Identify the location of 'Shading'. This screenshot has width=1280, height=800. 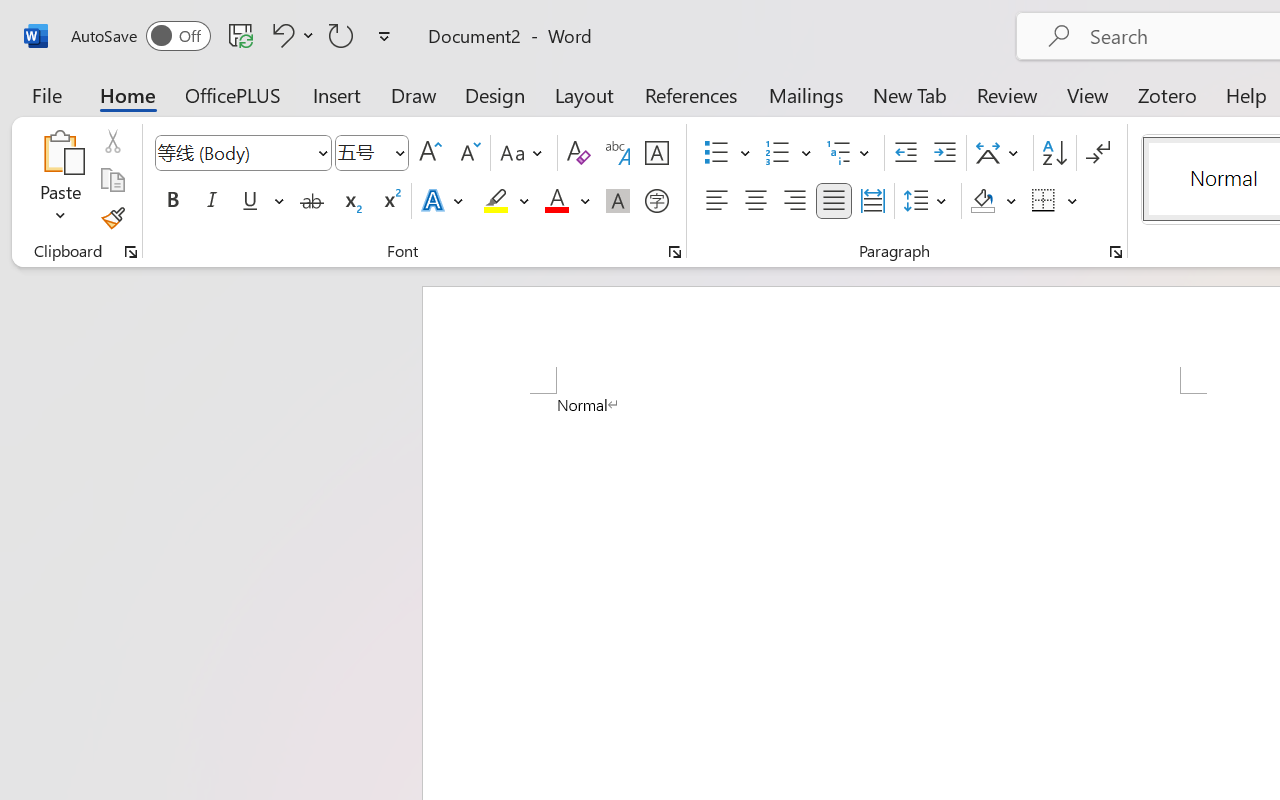
(993, 201).